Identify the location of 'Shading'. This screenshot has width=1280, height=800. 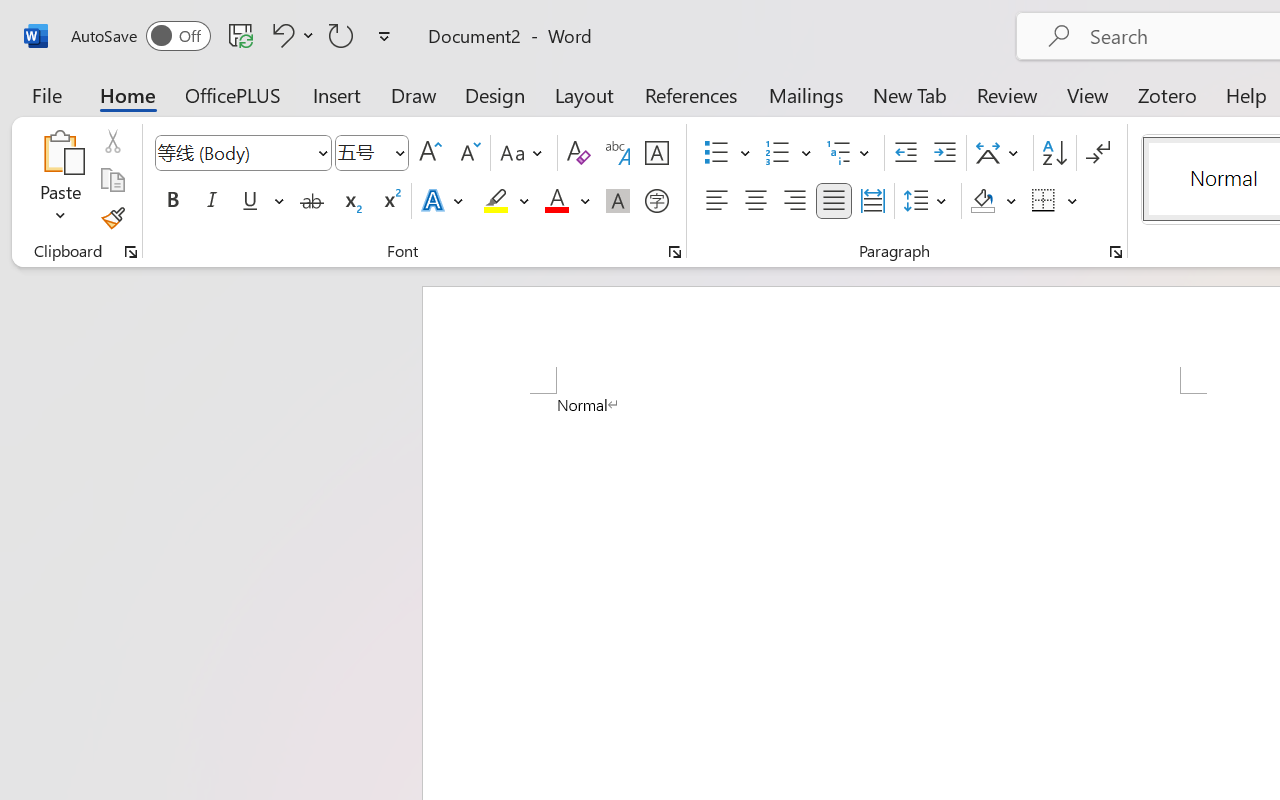
(993, 201).